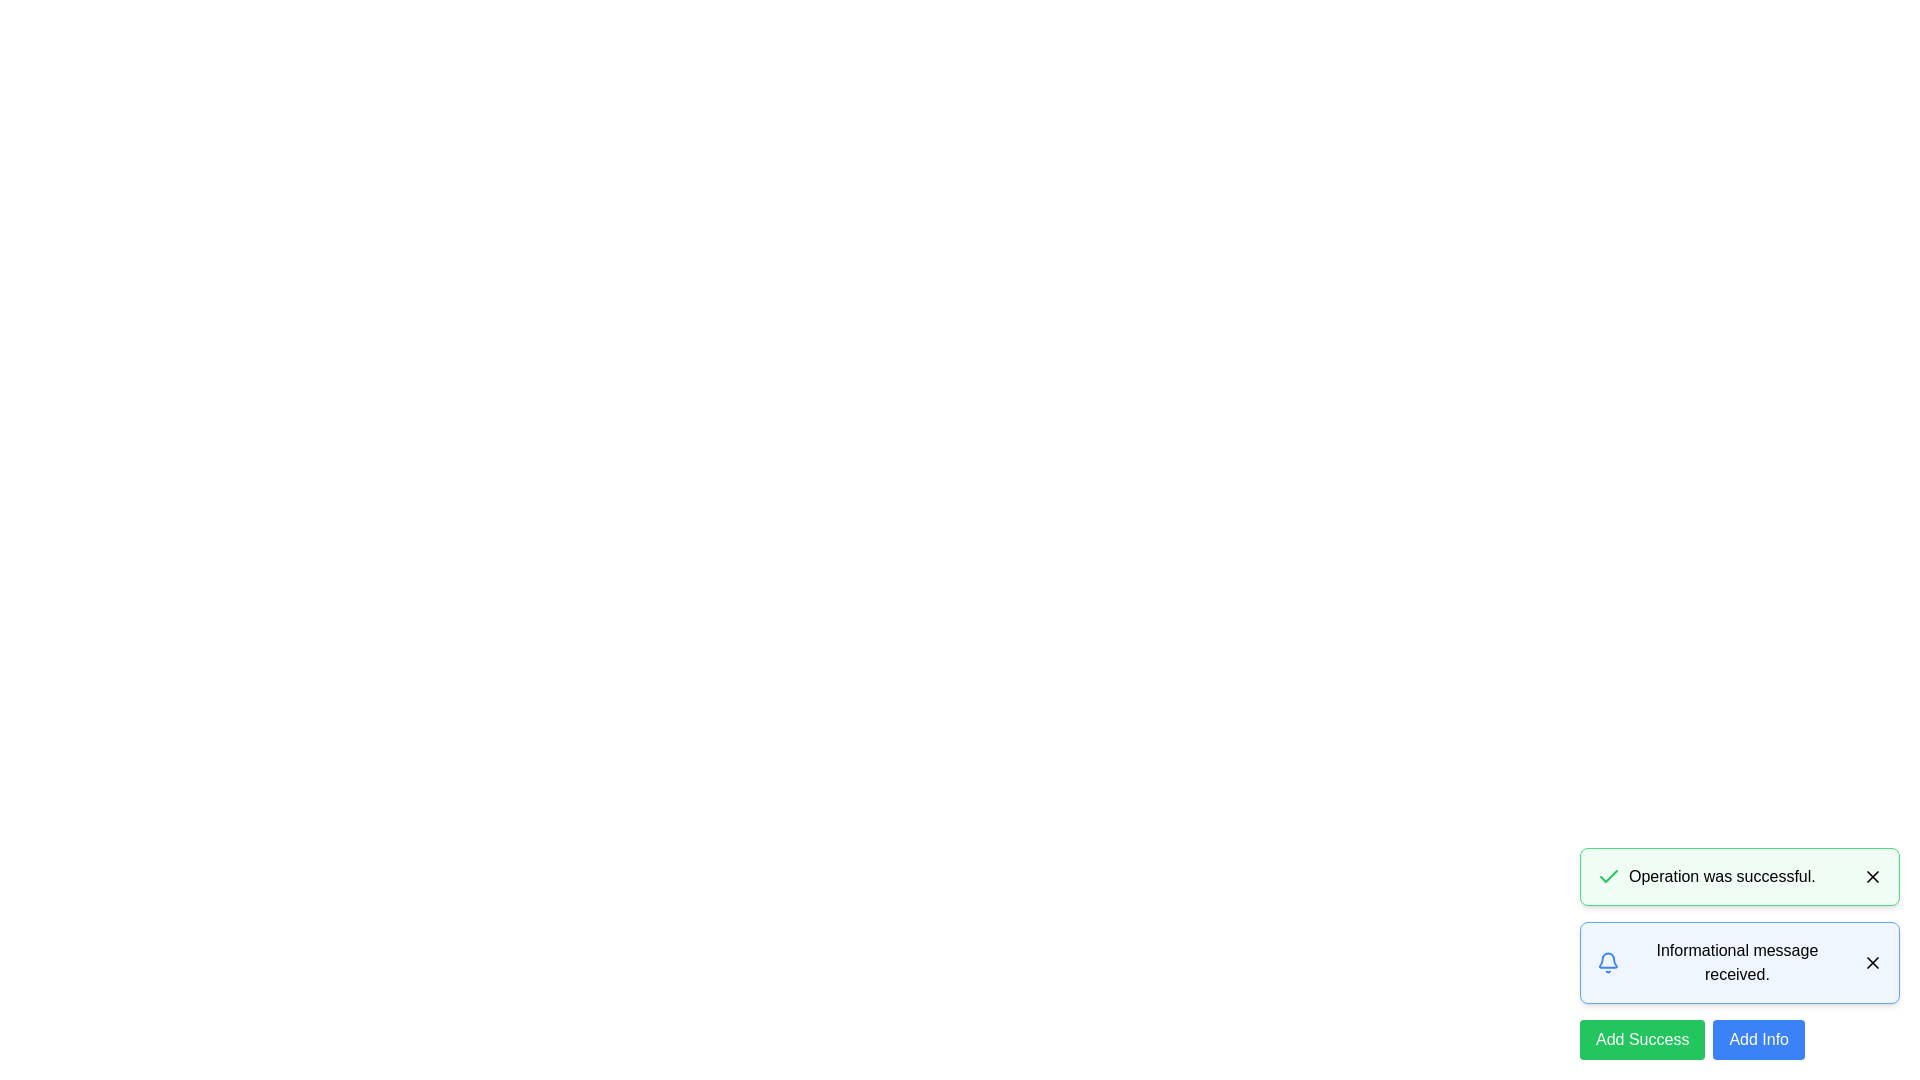  I want to click on the close button in the top-right corner of the blue notification box, so click(1871, 962).